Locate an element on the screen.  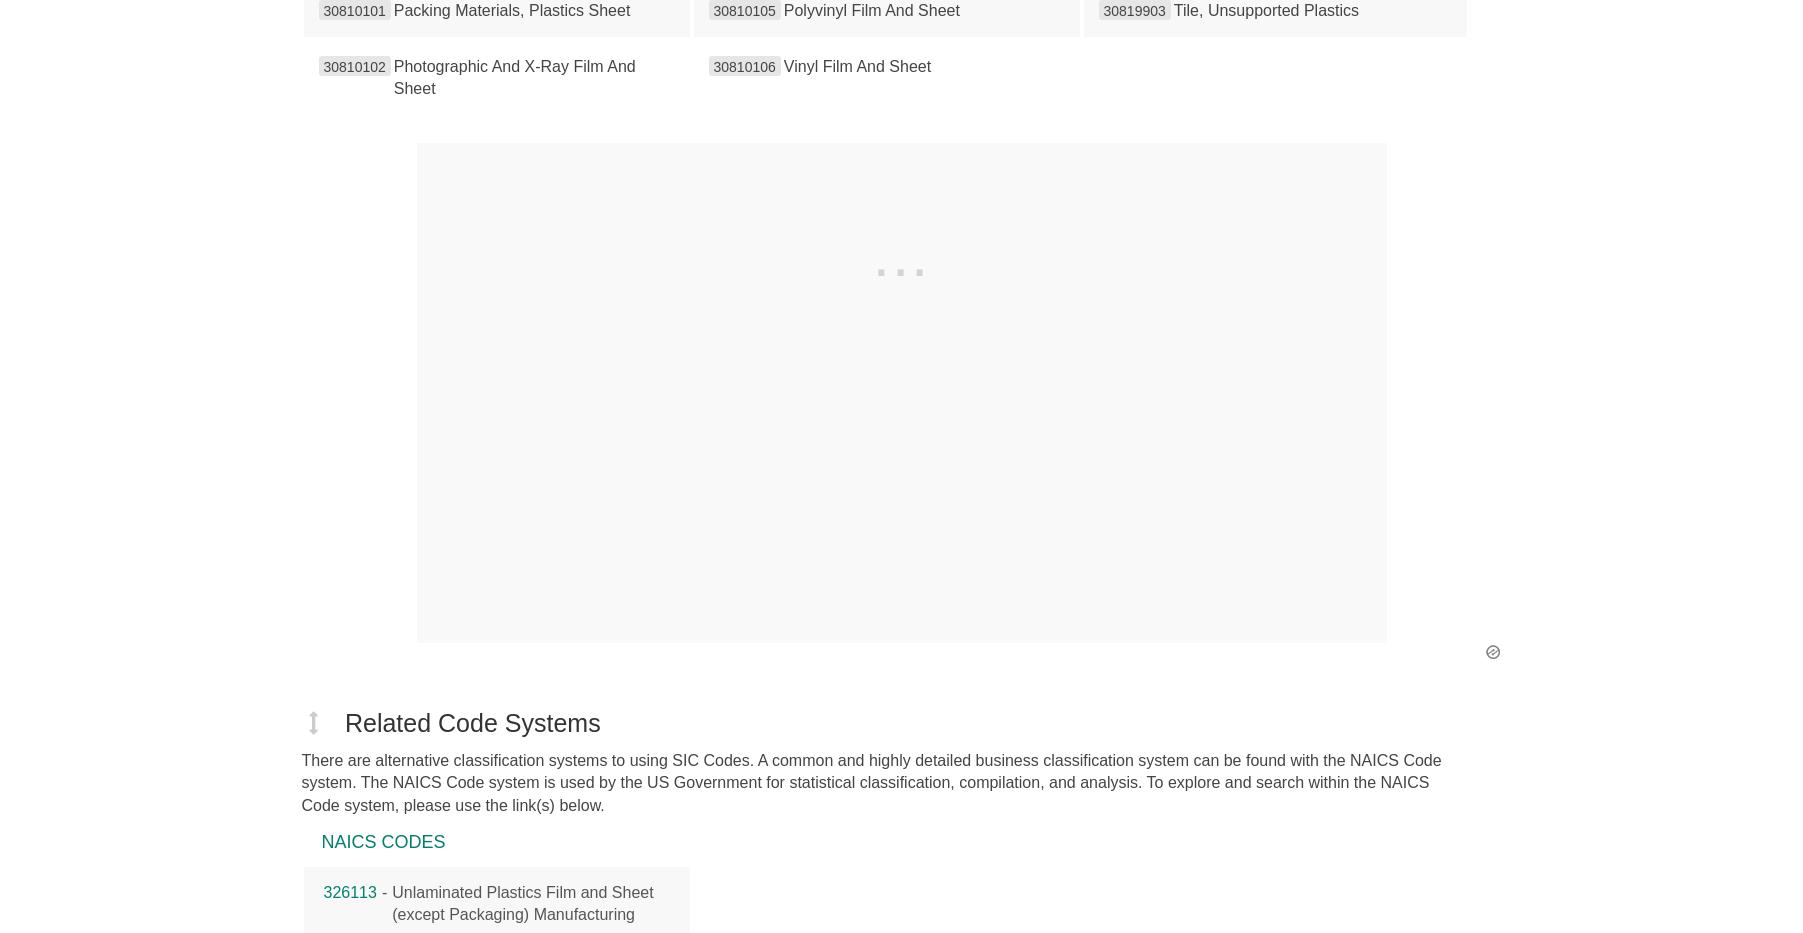
'Vinyl Film And Sheet' is located at coordinates (855, 65).